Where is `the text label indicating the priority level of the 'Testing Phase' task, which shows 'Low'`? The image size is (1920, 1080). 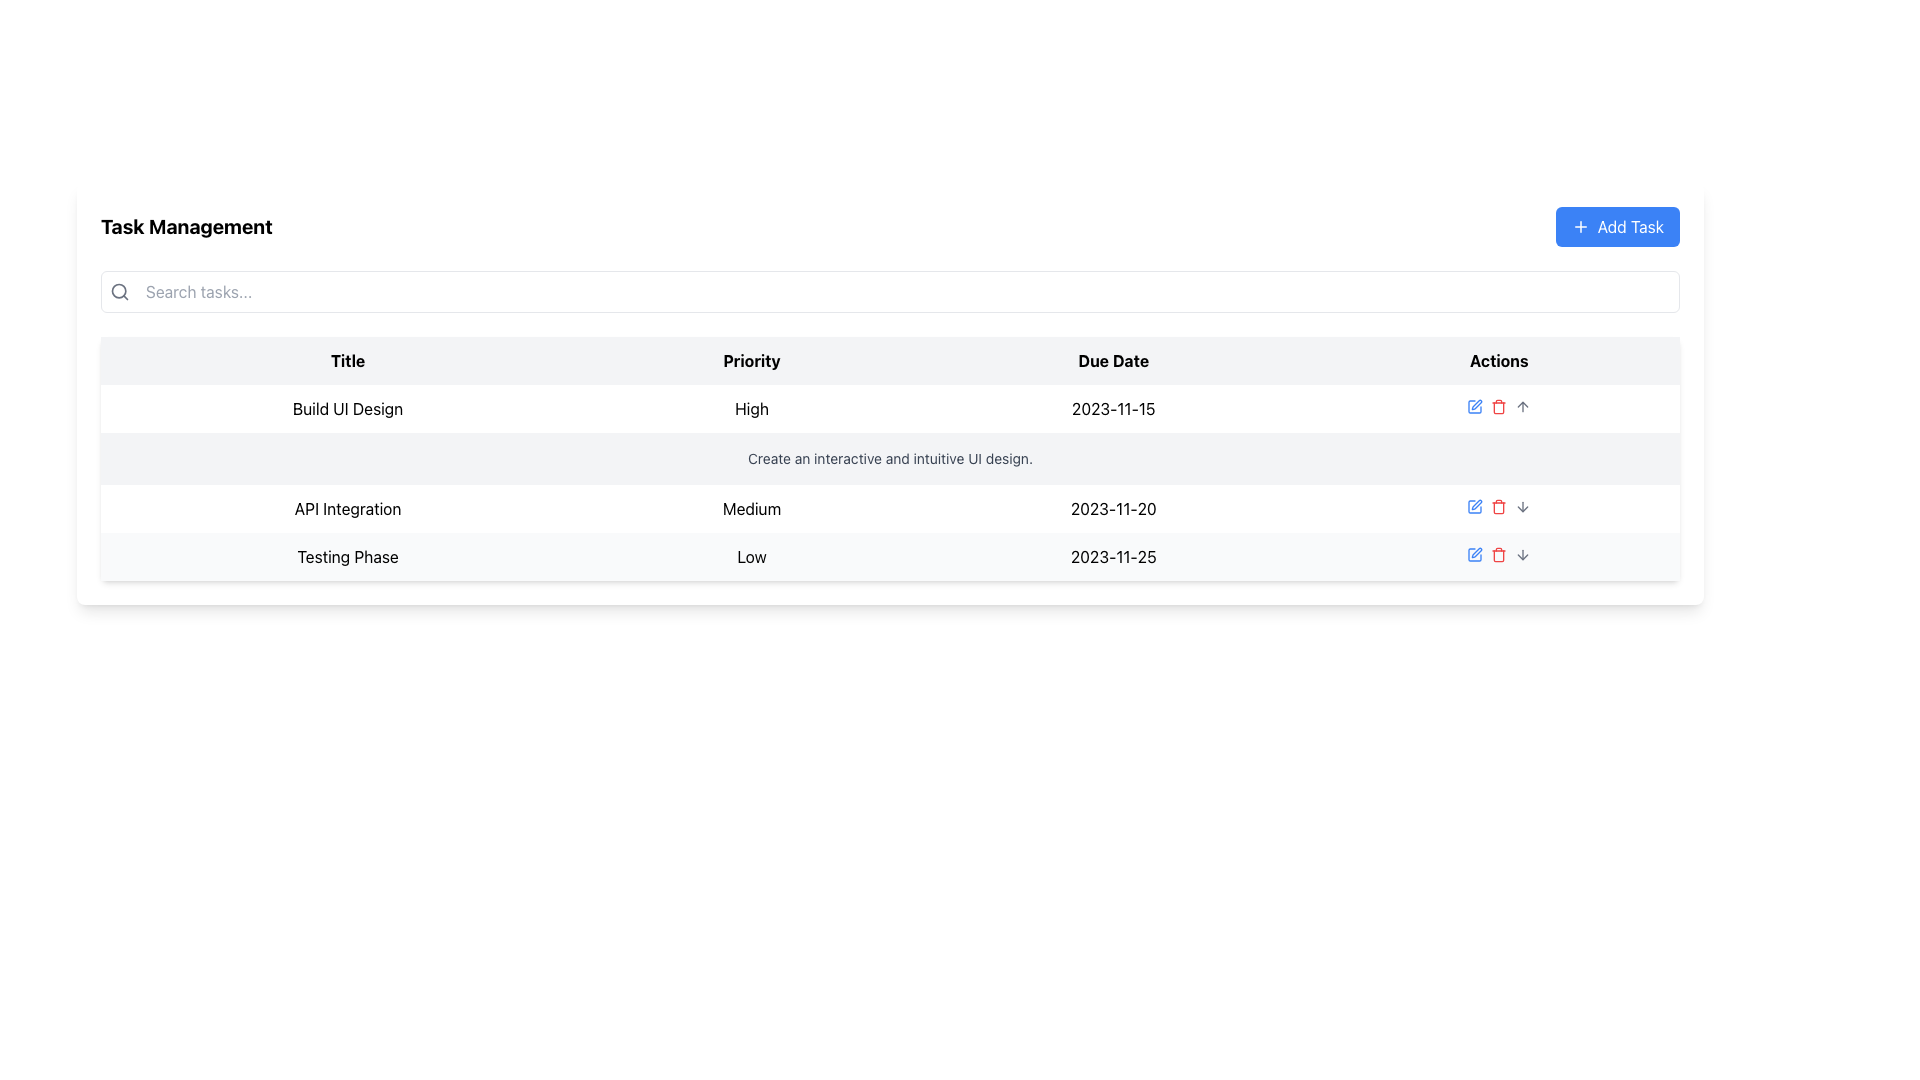
the text label indicating the priority level of the 'Testing Phase' task, which shows 'Low' is located at coordinates (751, 556).